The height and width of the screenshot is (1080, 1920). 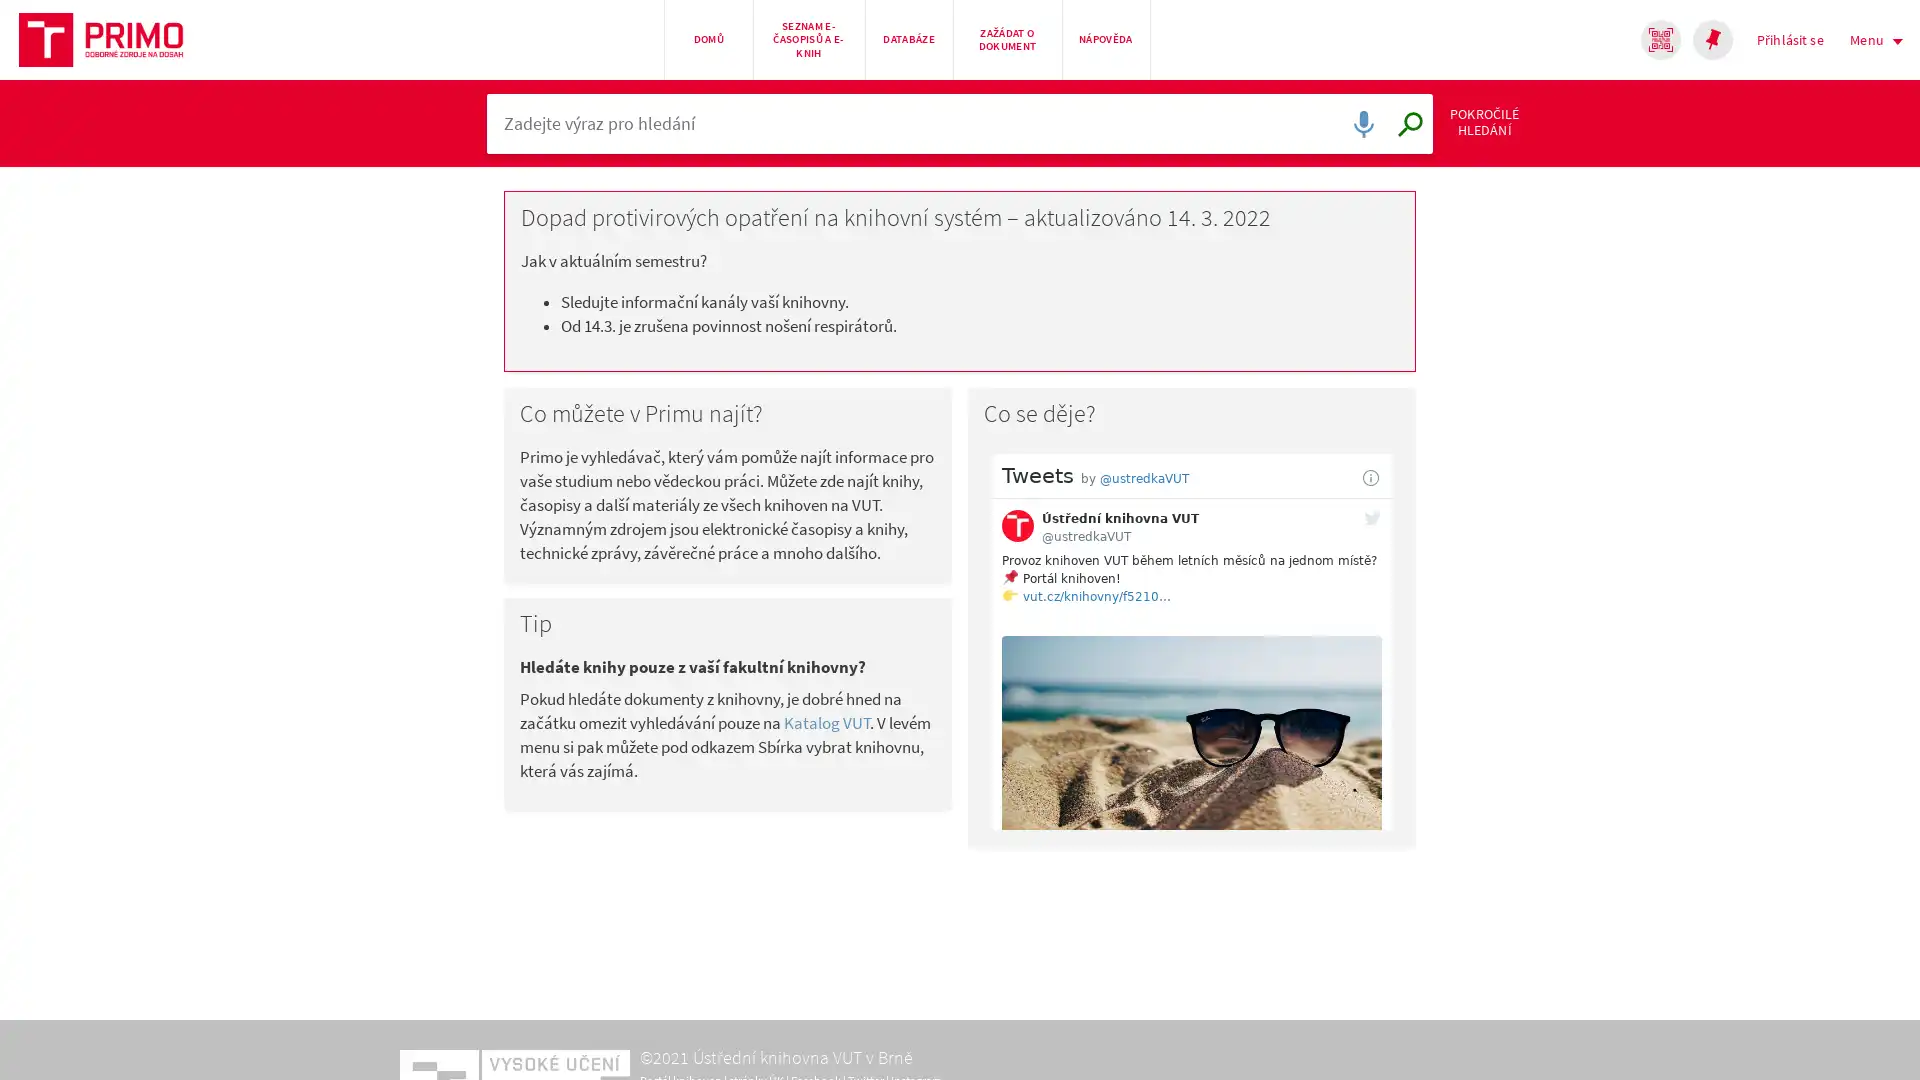 What do you see at coordinates (1660, 39) in the screenshot?
I see `QR` at bounding box center [1660, 39].